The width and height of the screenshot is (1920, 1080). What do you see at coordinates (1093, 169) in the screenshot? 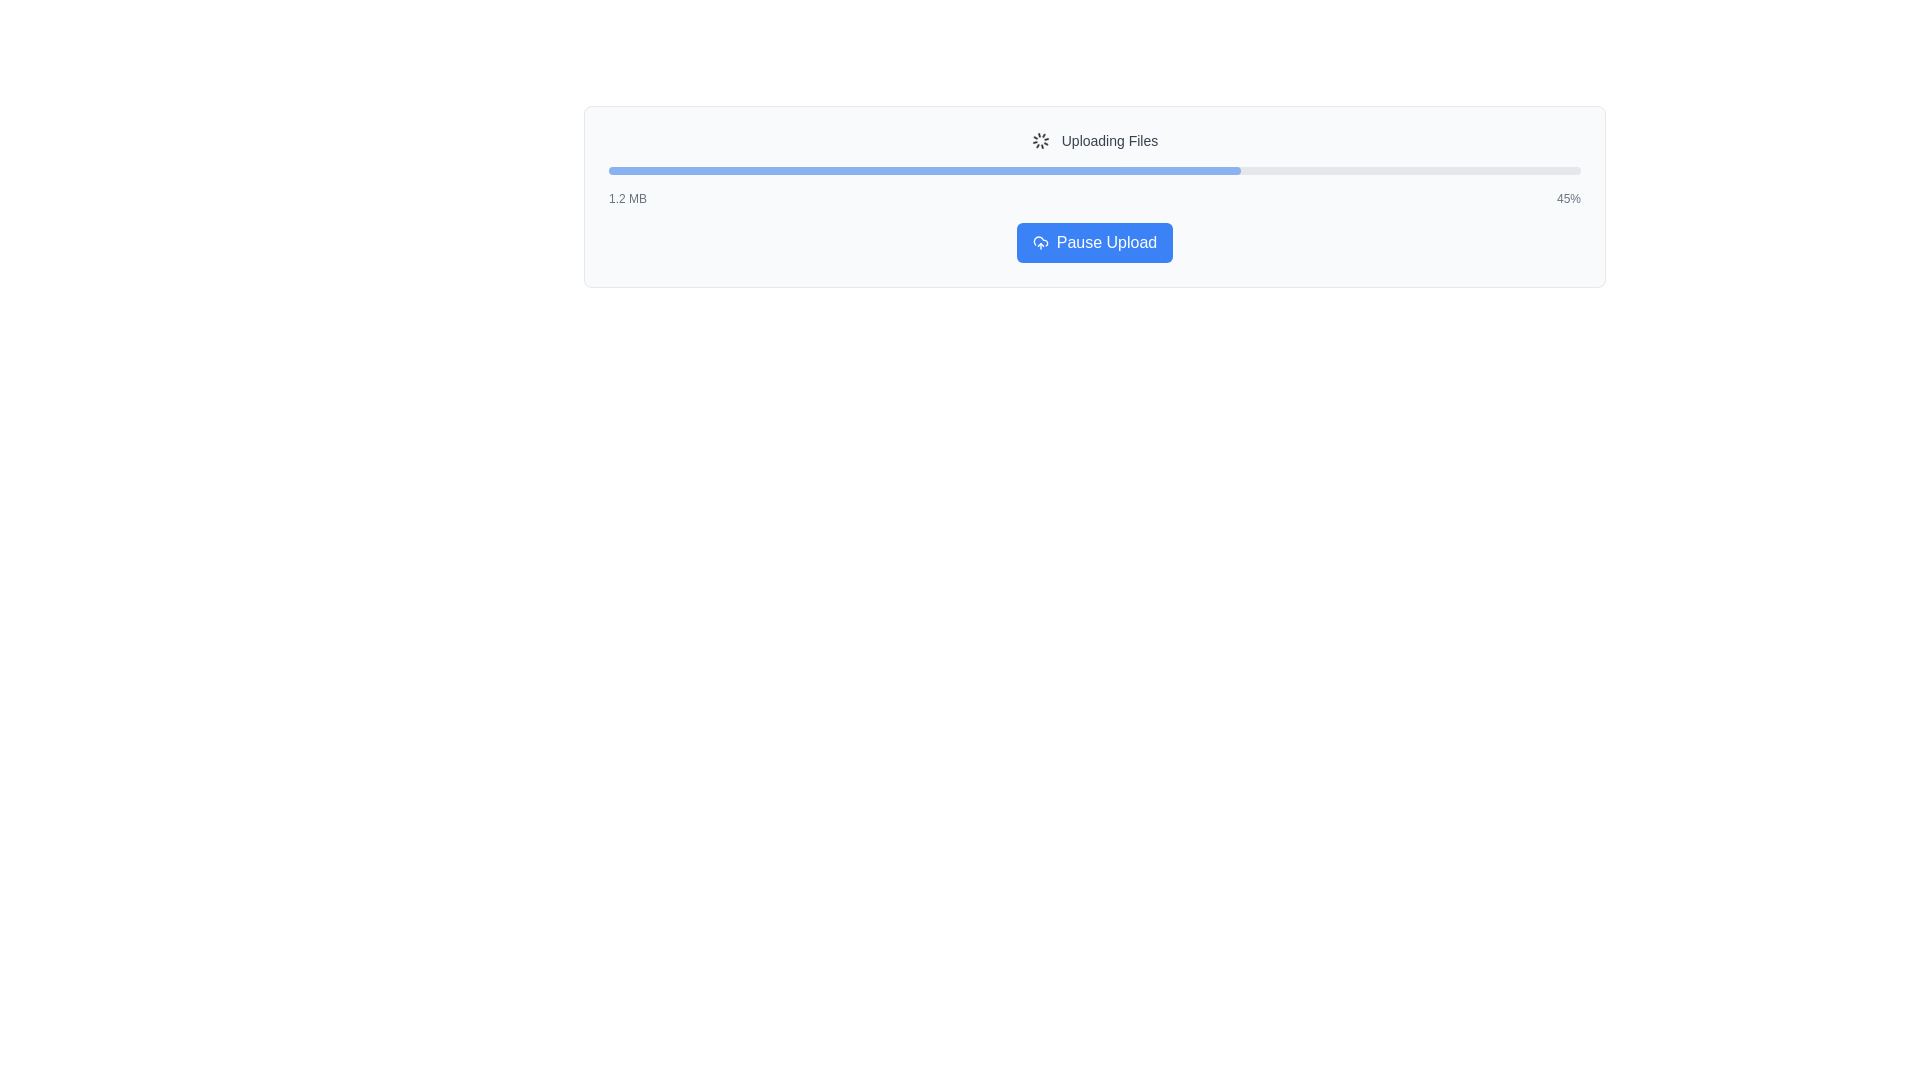
I see `the horizontal progress bar located centrally below the 'Uploading Files' label and above the 'Pause Upload' button` at bounding box center [1093, 169].